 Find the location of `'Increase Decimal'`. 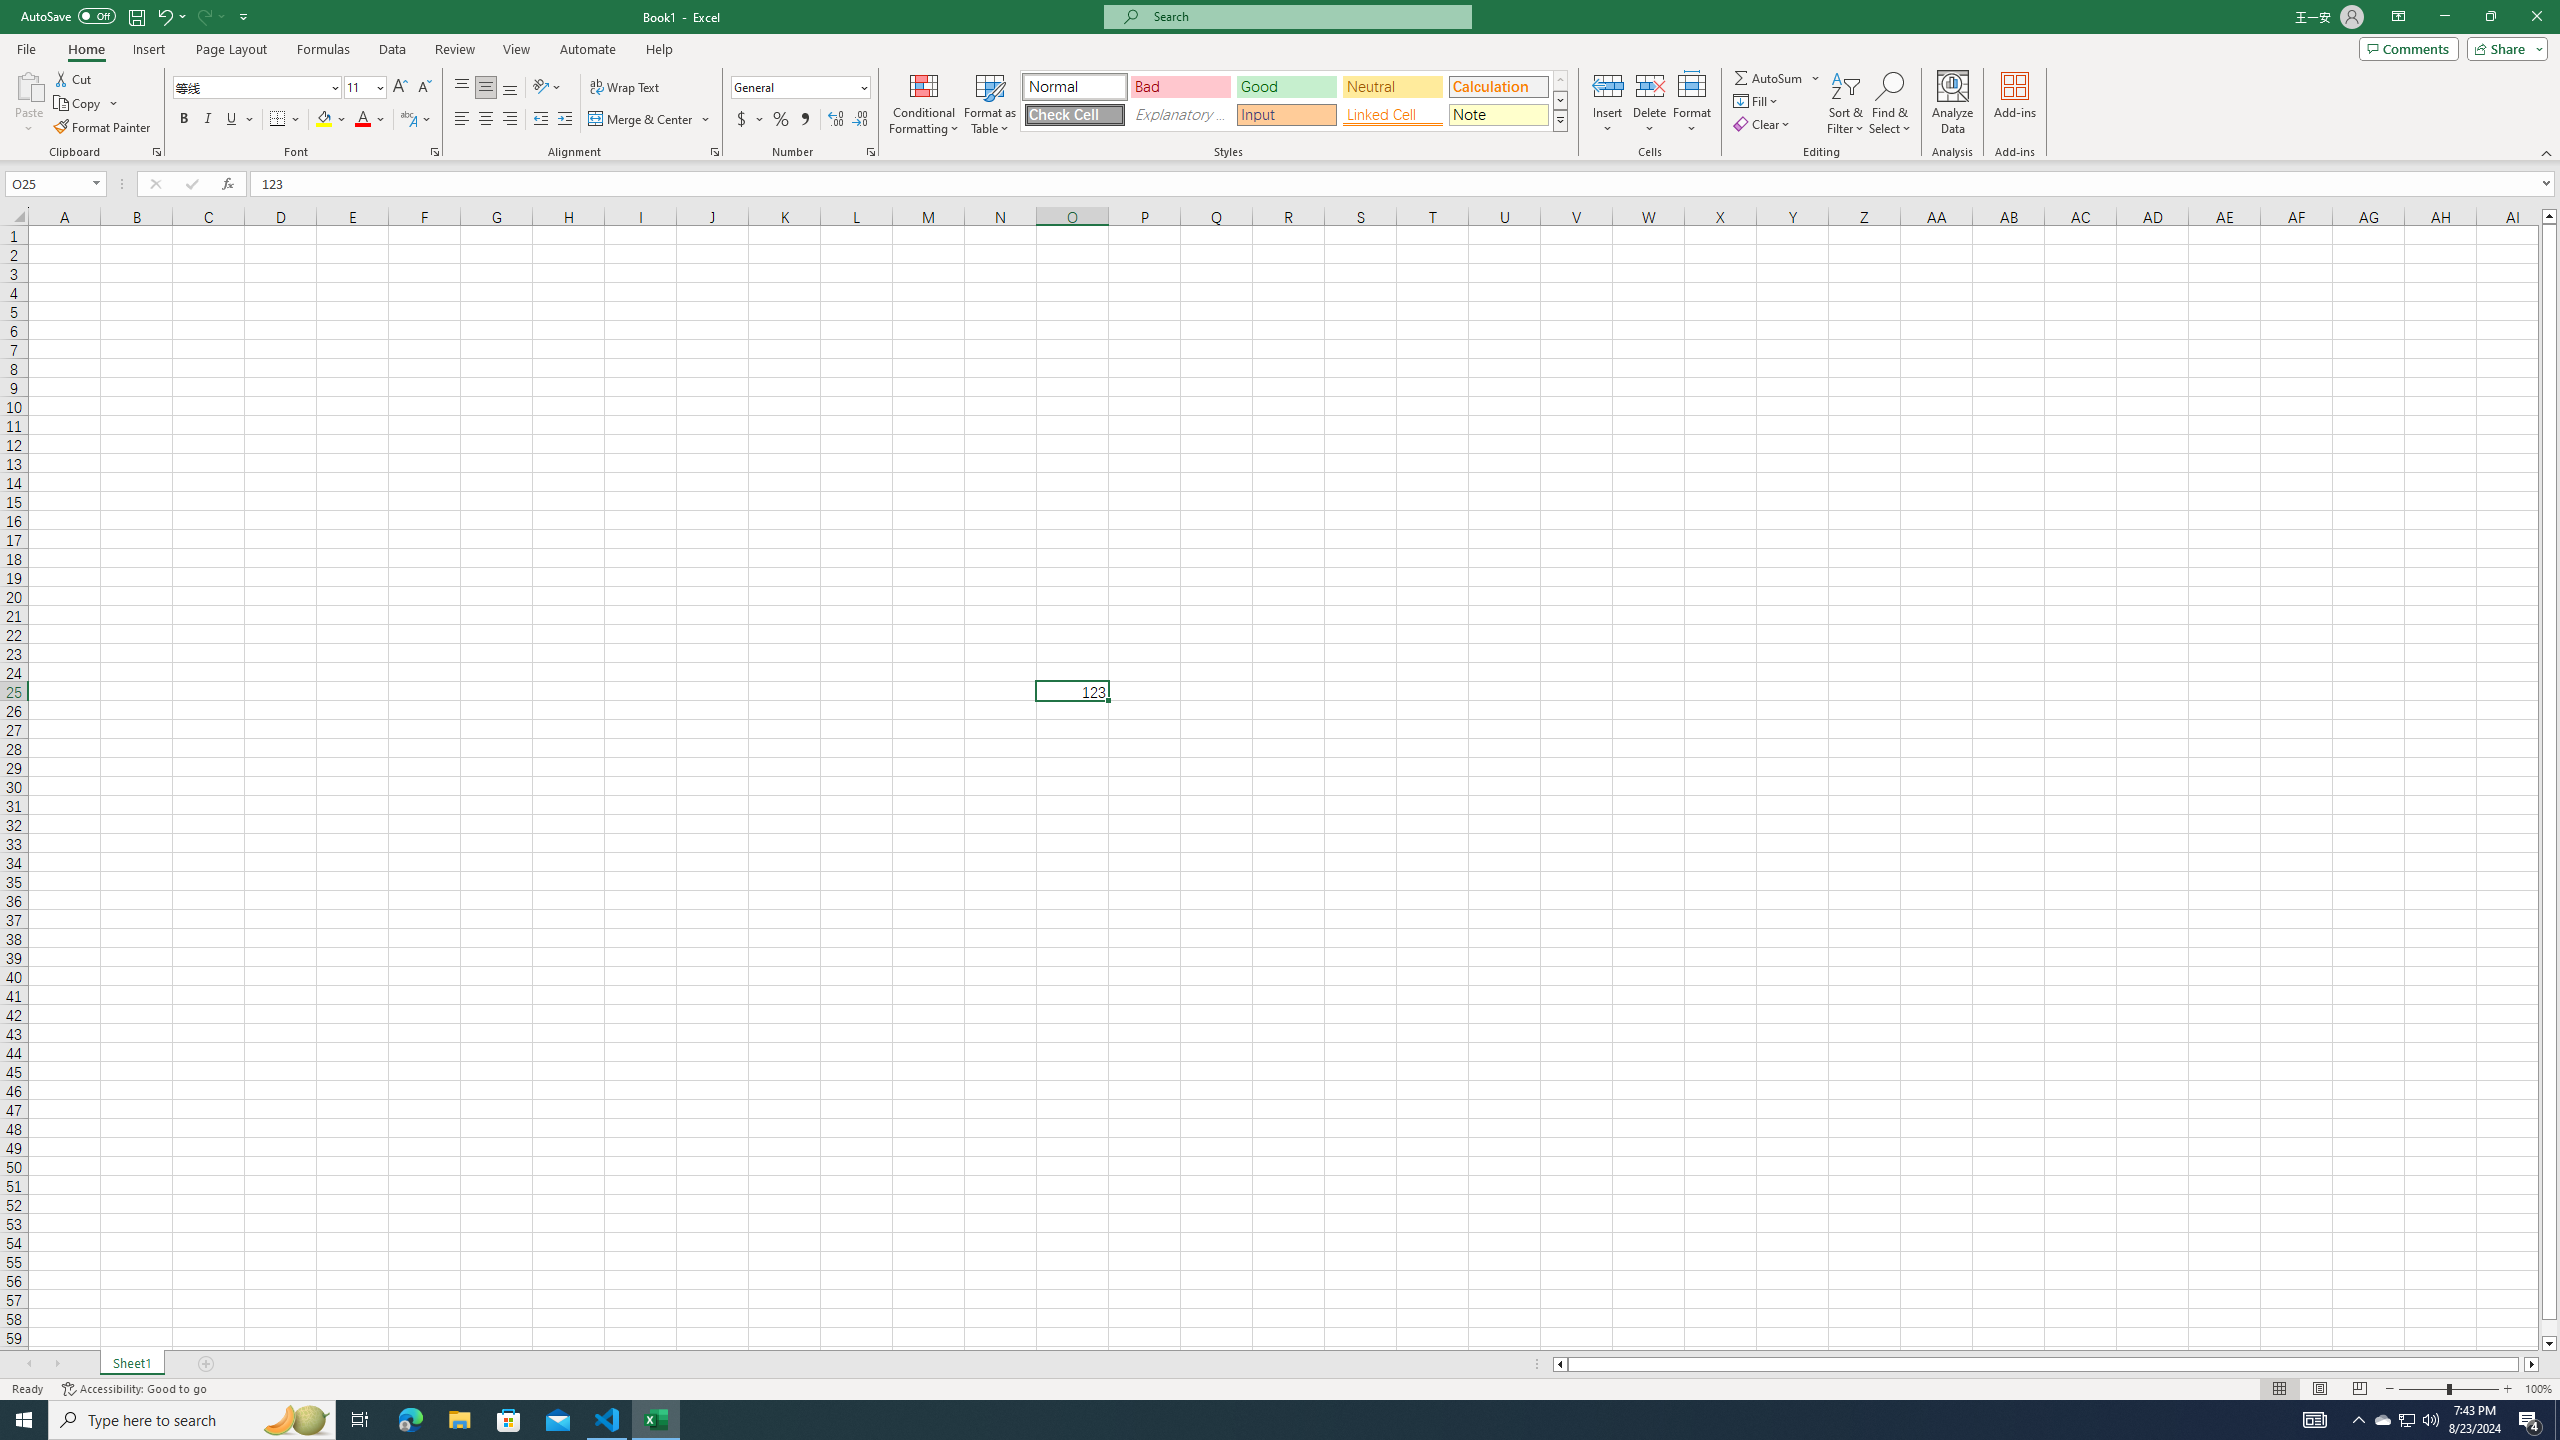

'Increase Decimal' is located at coordinates (835, 118).